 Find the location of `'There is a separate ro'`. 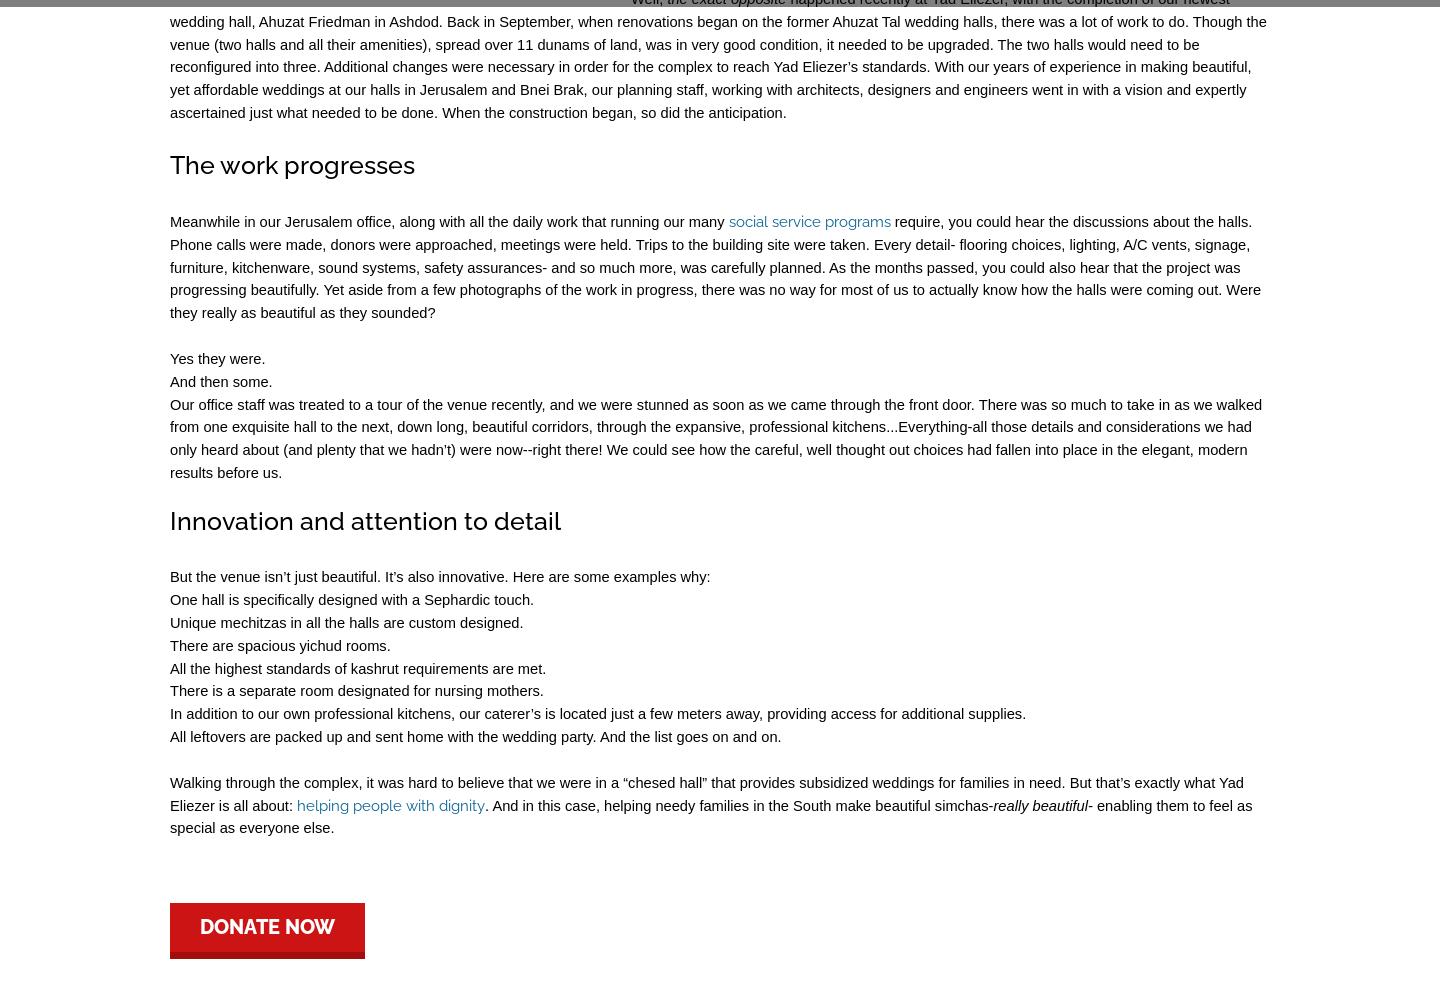

'There is a separate ro' is located at coordinates (240, 690).